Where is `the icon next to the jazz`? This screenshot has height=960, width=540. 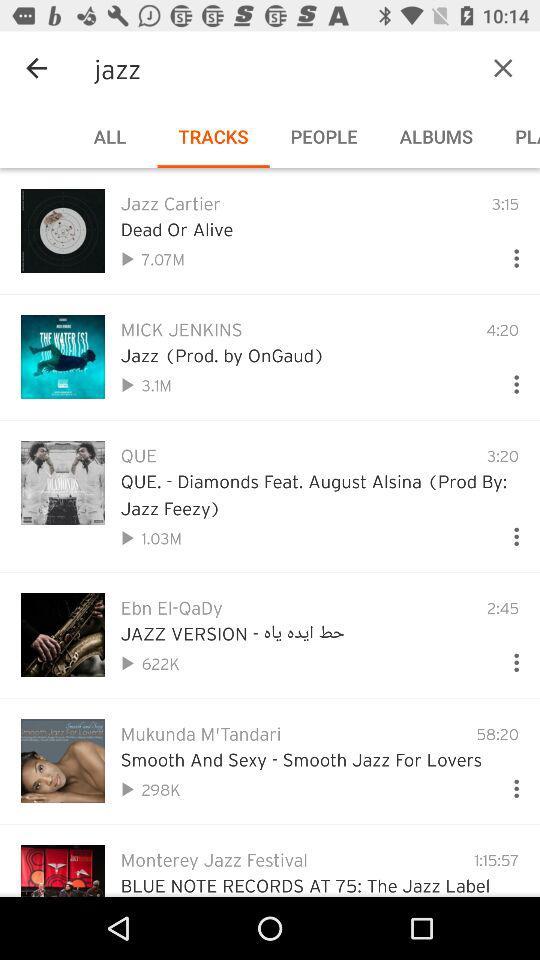
the icon next to the jazz is located at coordinates (36, 68).